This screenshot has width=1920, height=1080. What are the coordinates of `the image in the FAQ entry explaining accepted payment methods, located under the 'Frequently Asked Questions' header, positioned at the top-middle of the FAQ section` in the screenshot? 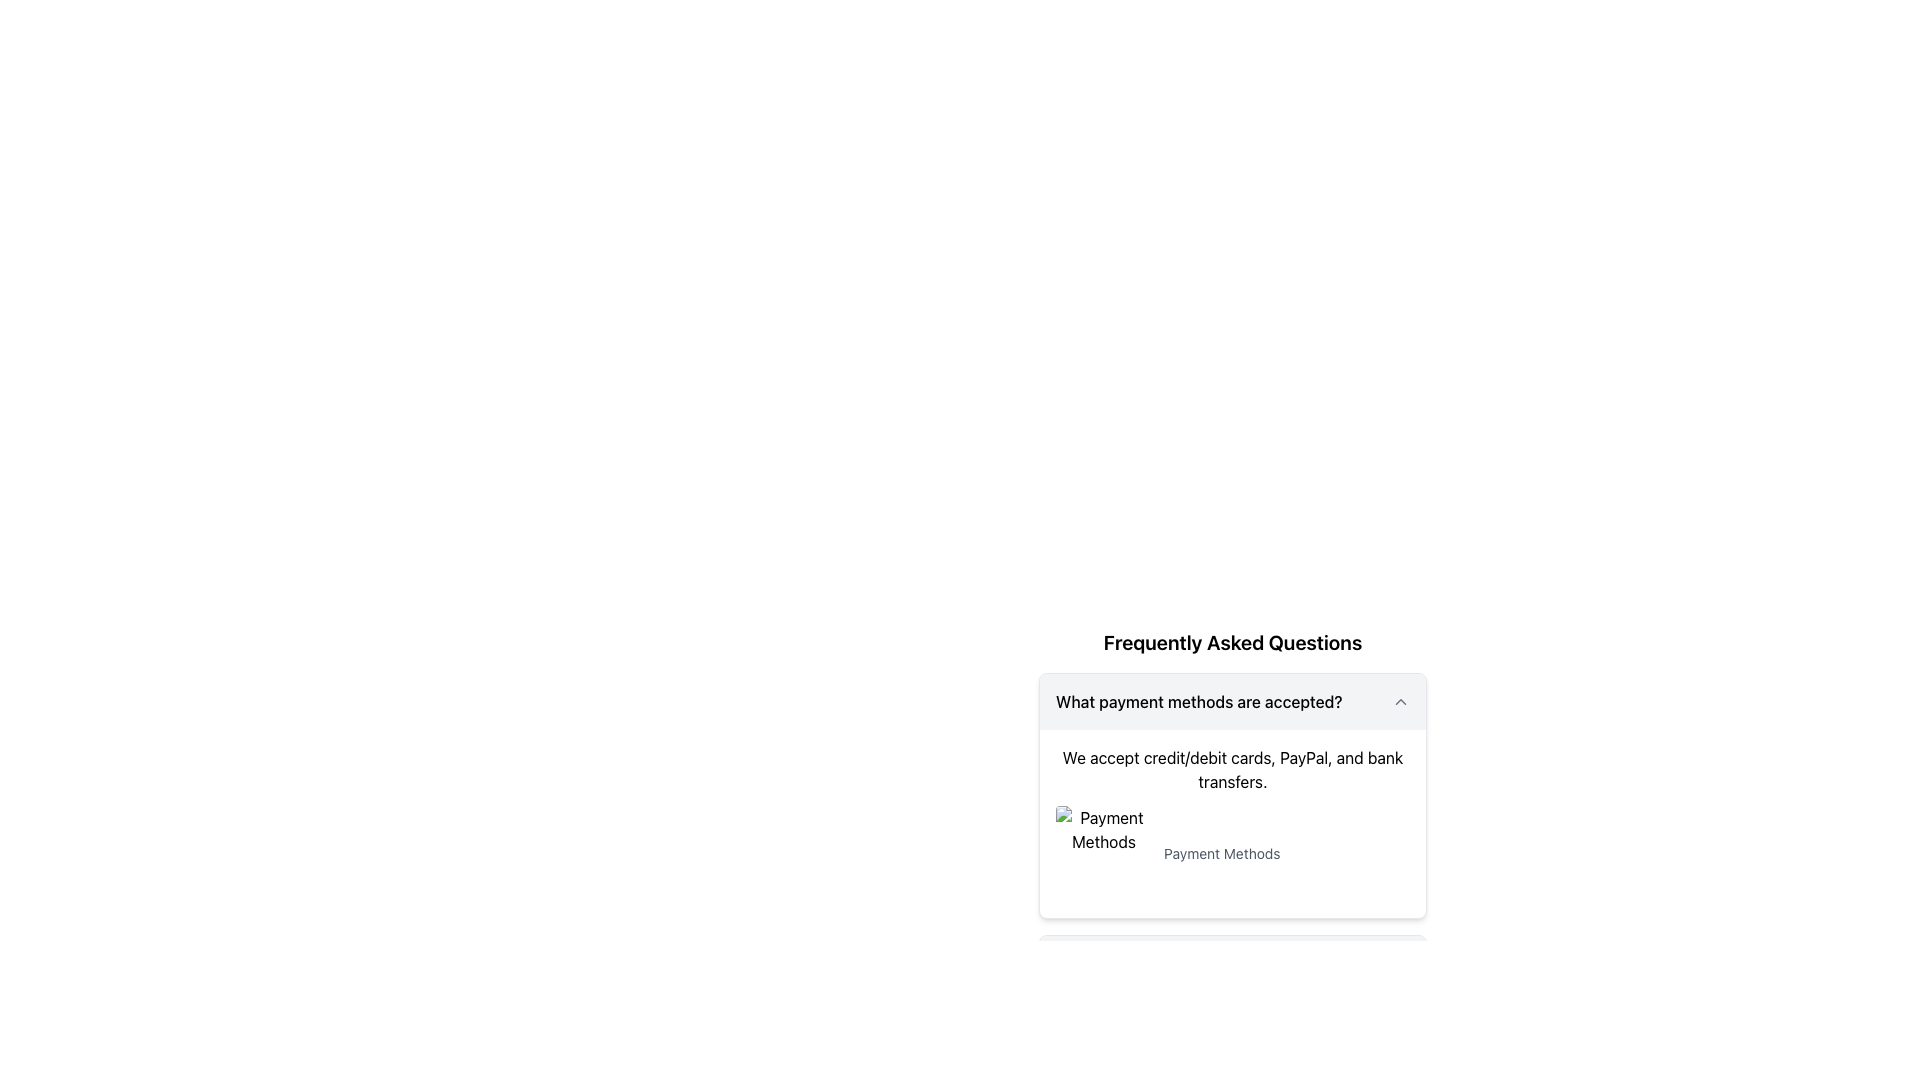 It's located at (1232, 794).